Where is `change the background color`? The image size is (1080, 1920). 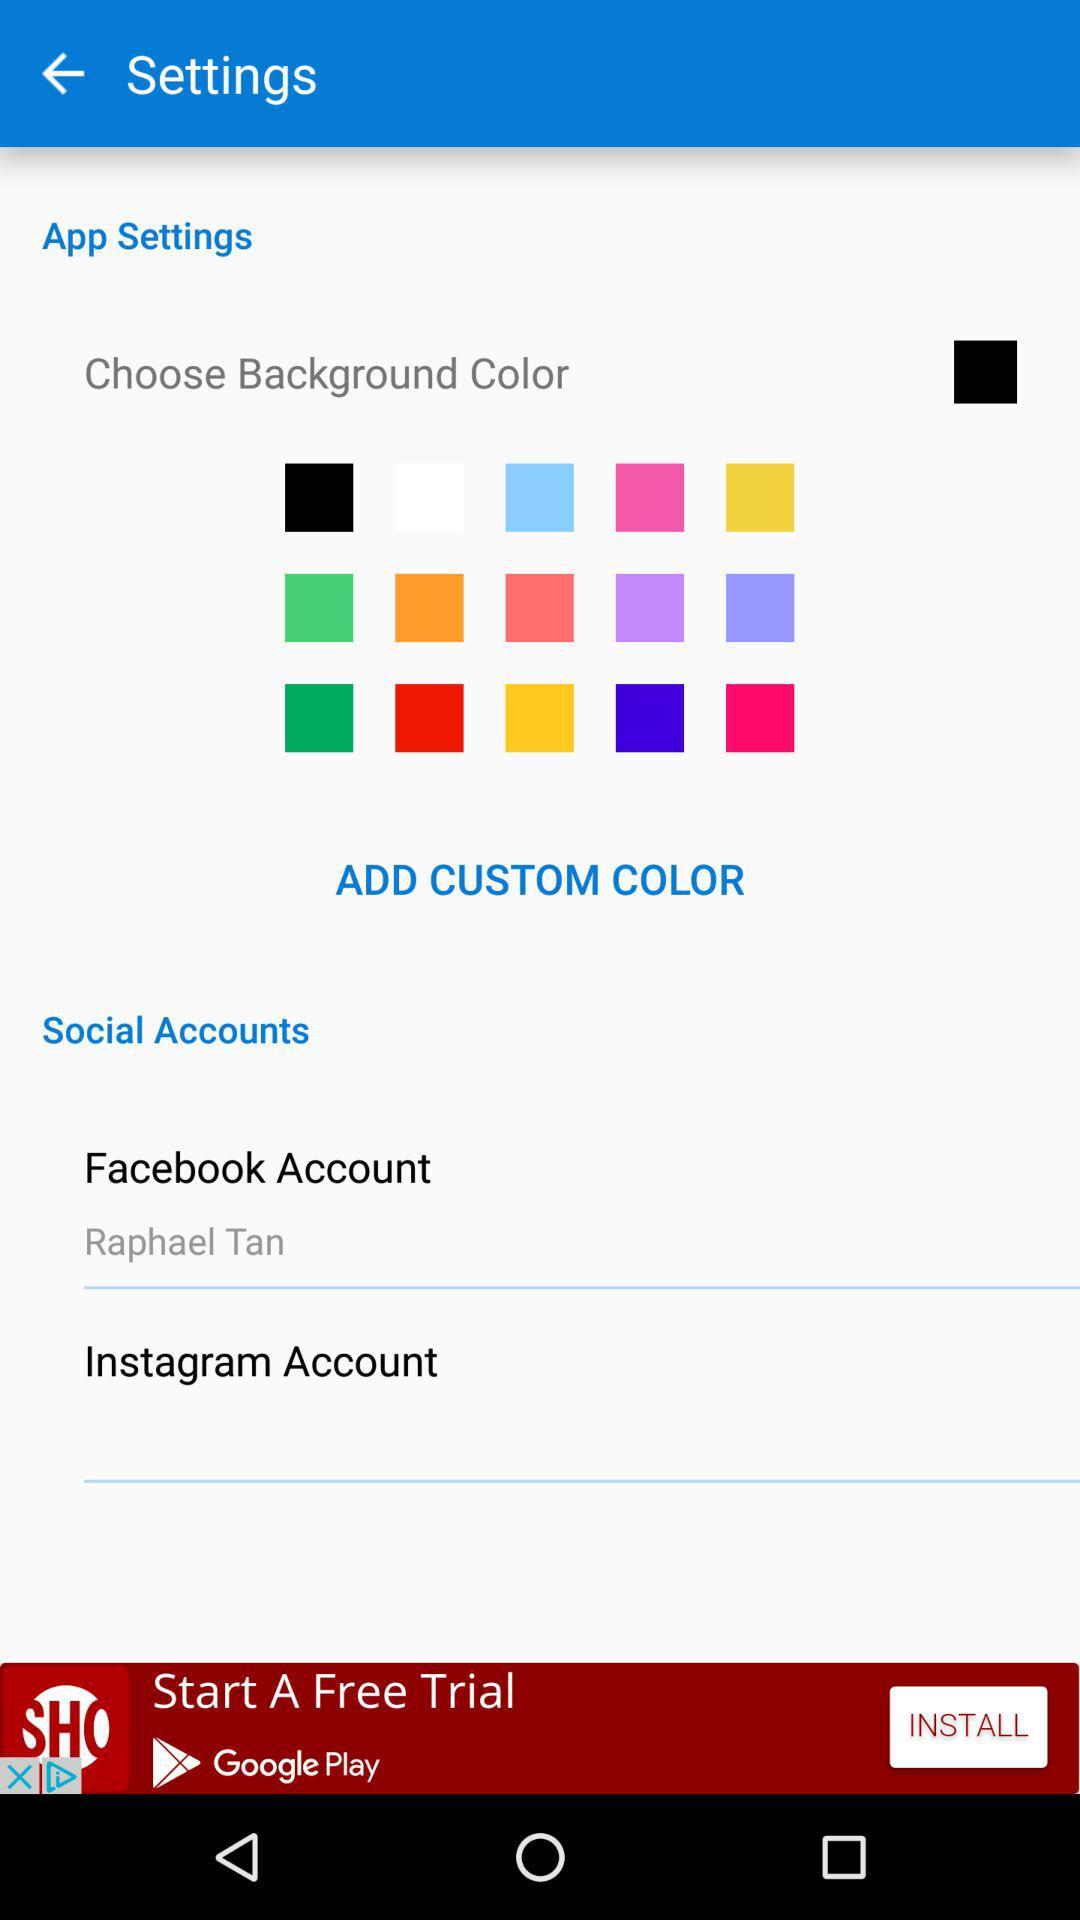 change the background color is located at coordinates (649, 718).